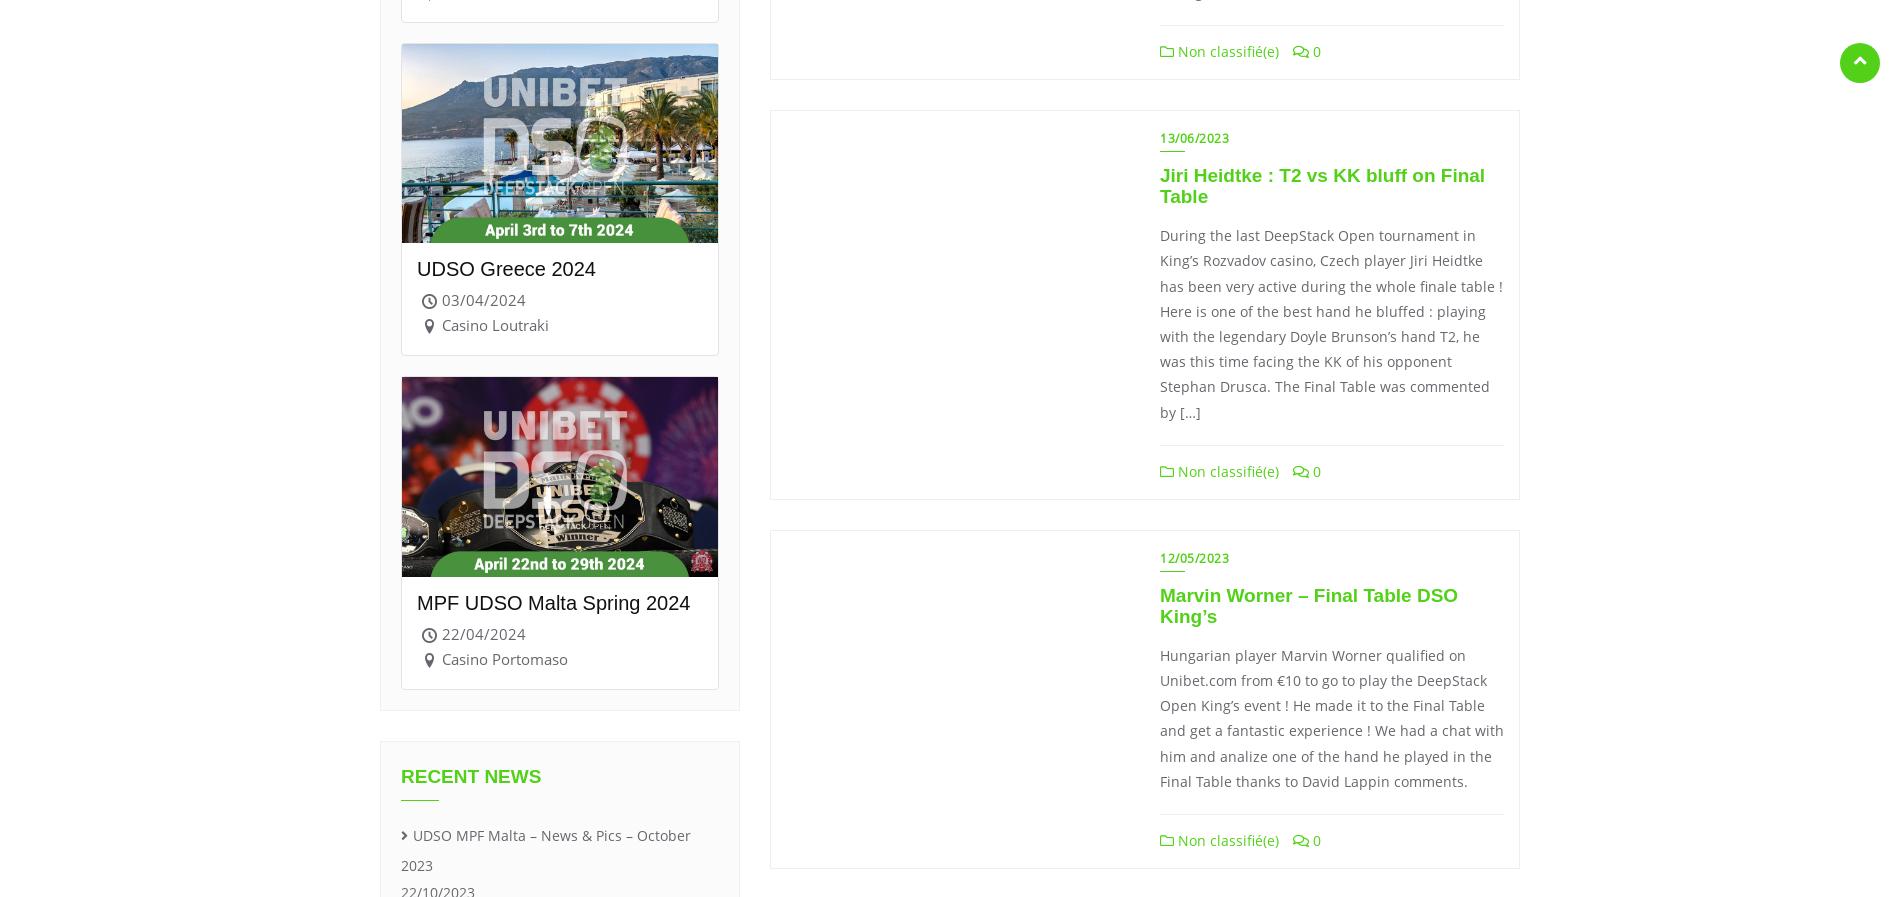  Describe the element at coordinates (400, 775) in the screenshot. I see `'Recent News'` at that location.